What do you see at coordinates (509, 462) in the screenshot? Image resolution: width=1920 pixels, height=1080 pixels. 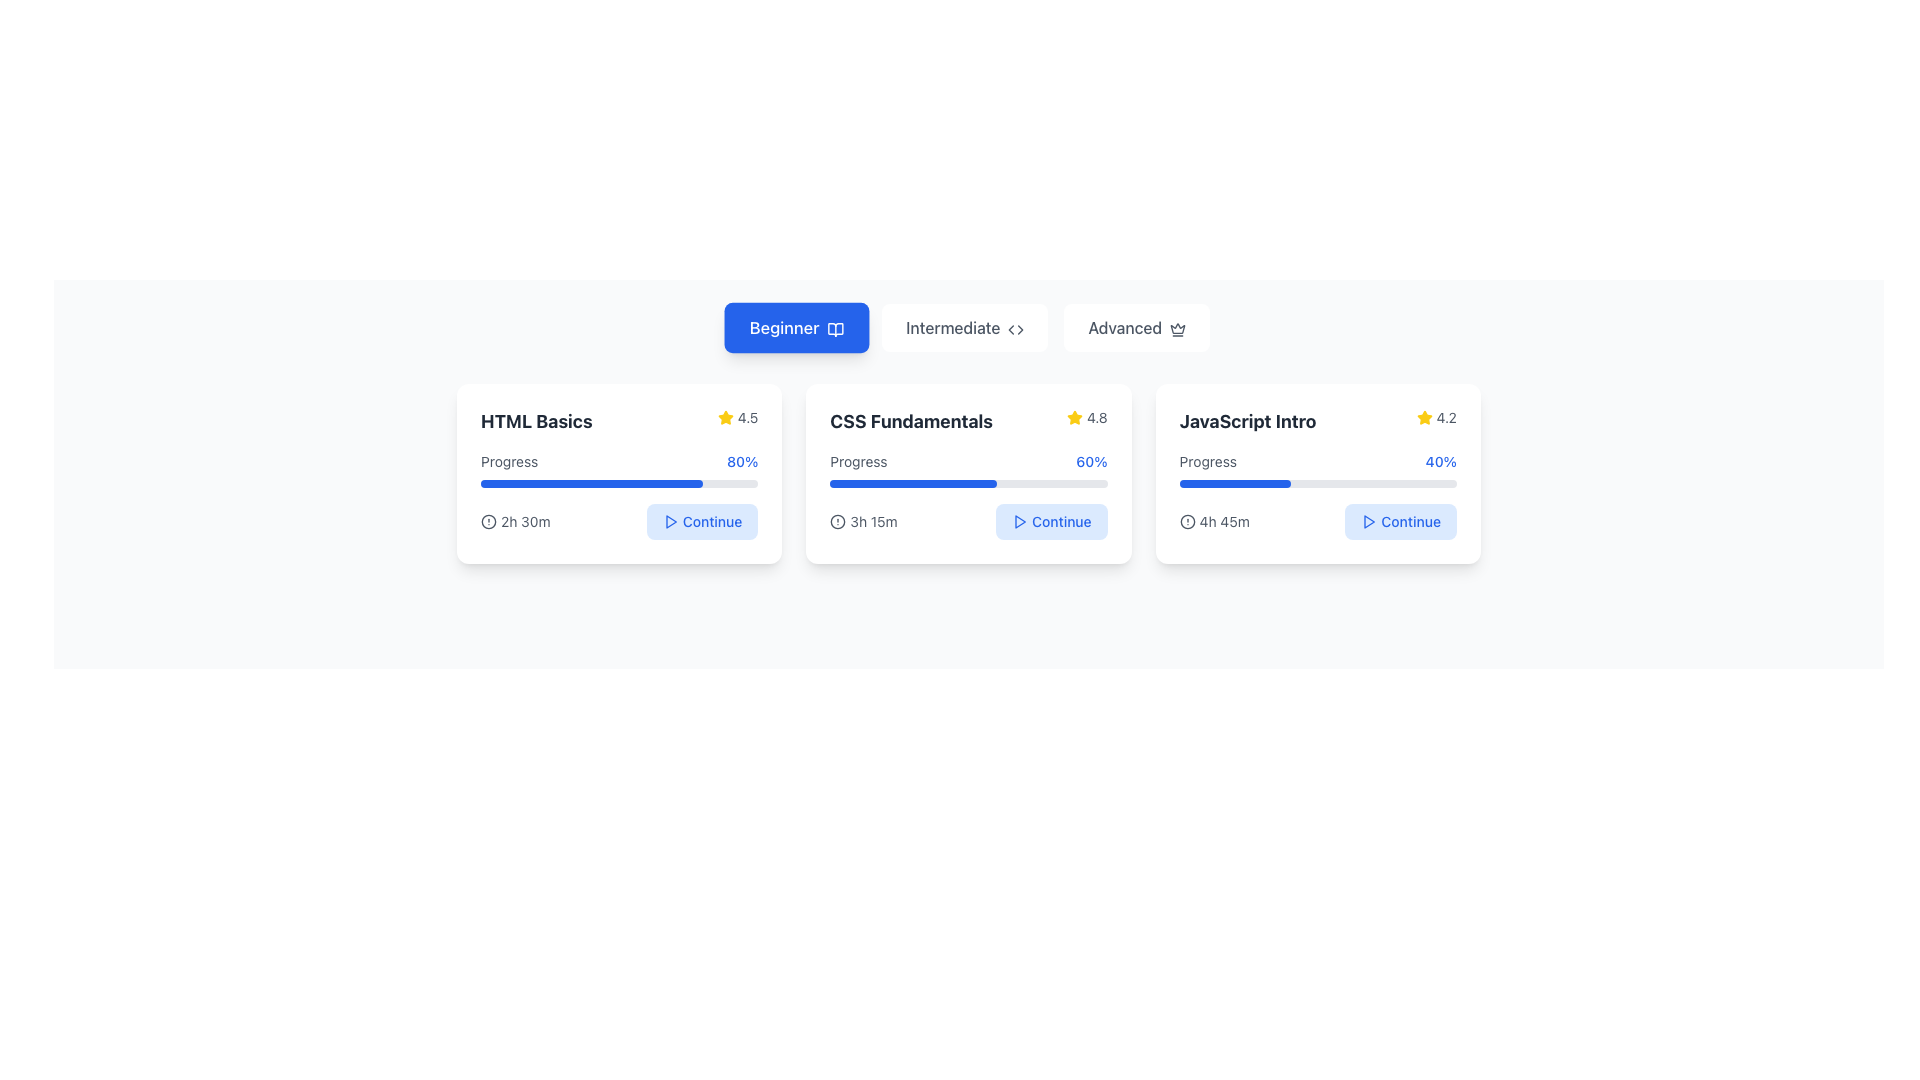 I see `the Text Label that indicates the progress percentage of the course in the leftmost card under the 'Beginner' section` at bounding box center [509, 462].